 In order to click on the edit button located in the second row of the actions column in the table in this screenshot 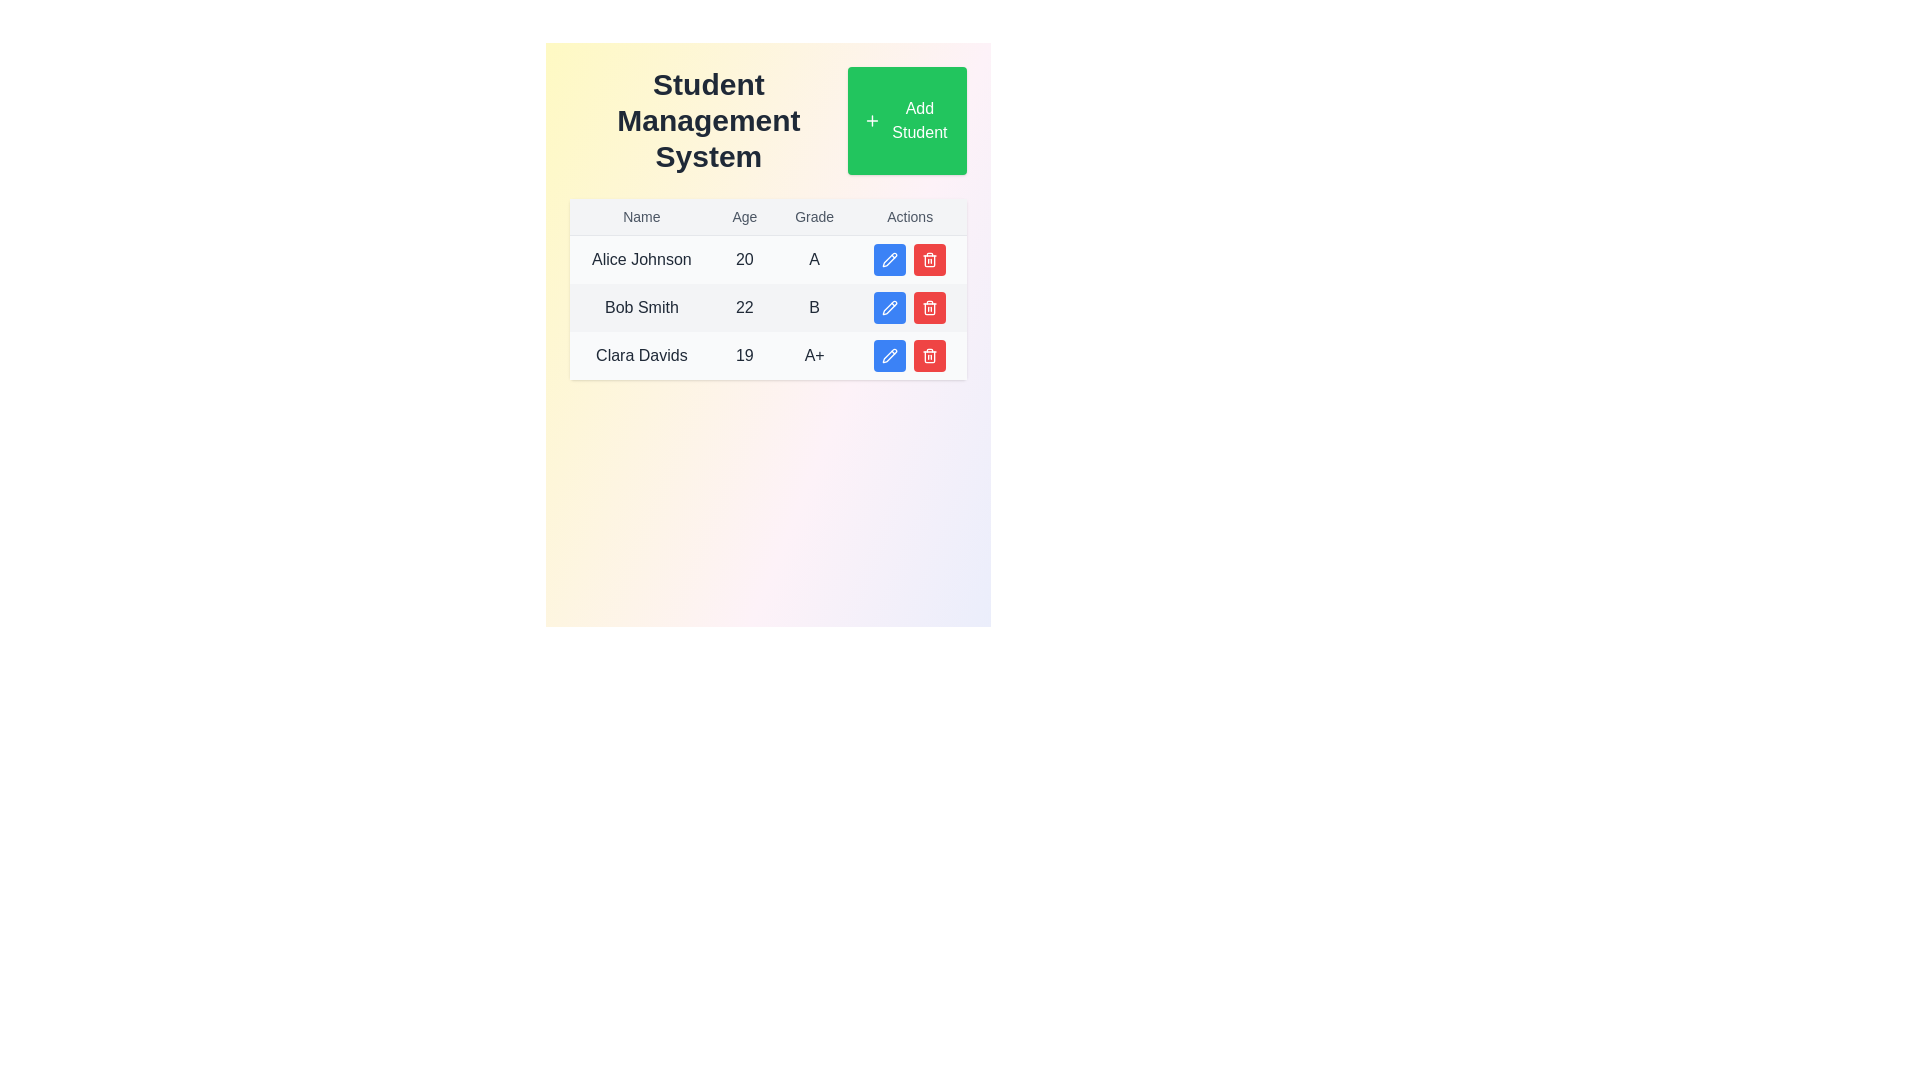, I will do `click(889, 308)`.